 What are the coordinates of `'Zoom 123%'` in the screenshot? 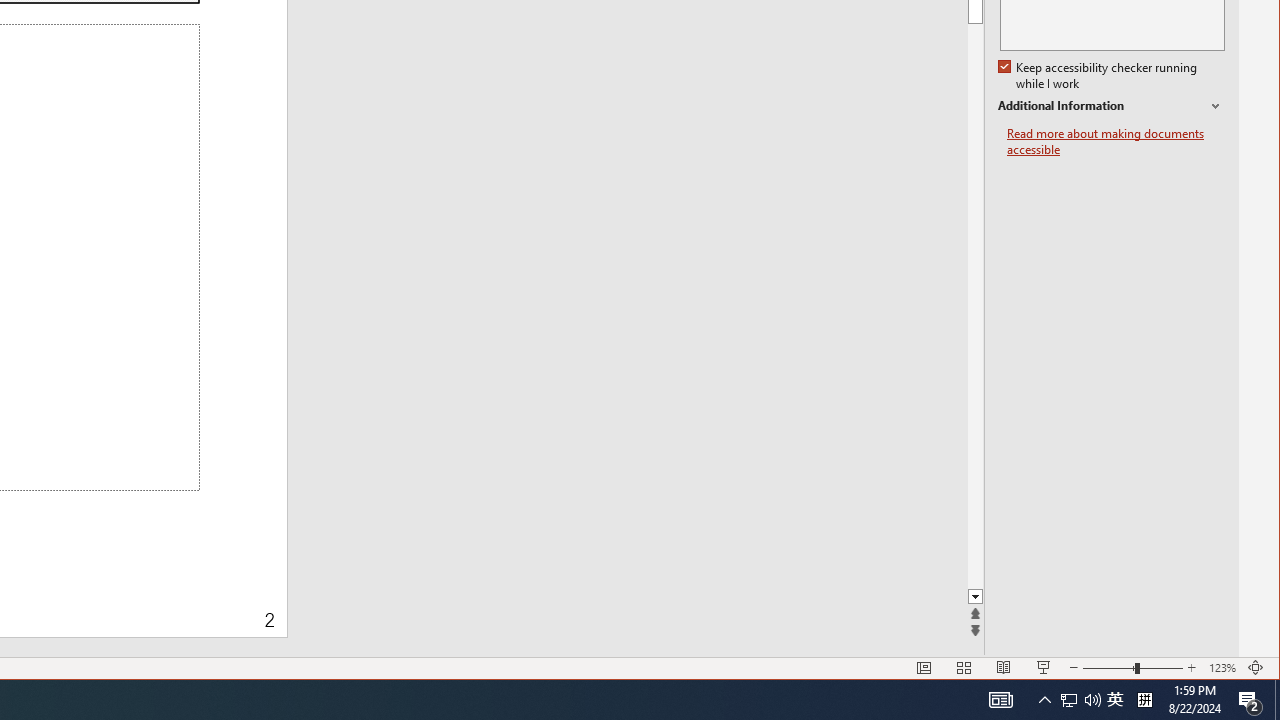 It's located at (1221, 668).